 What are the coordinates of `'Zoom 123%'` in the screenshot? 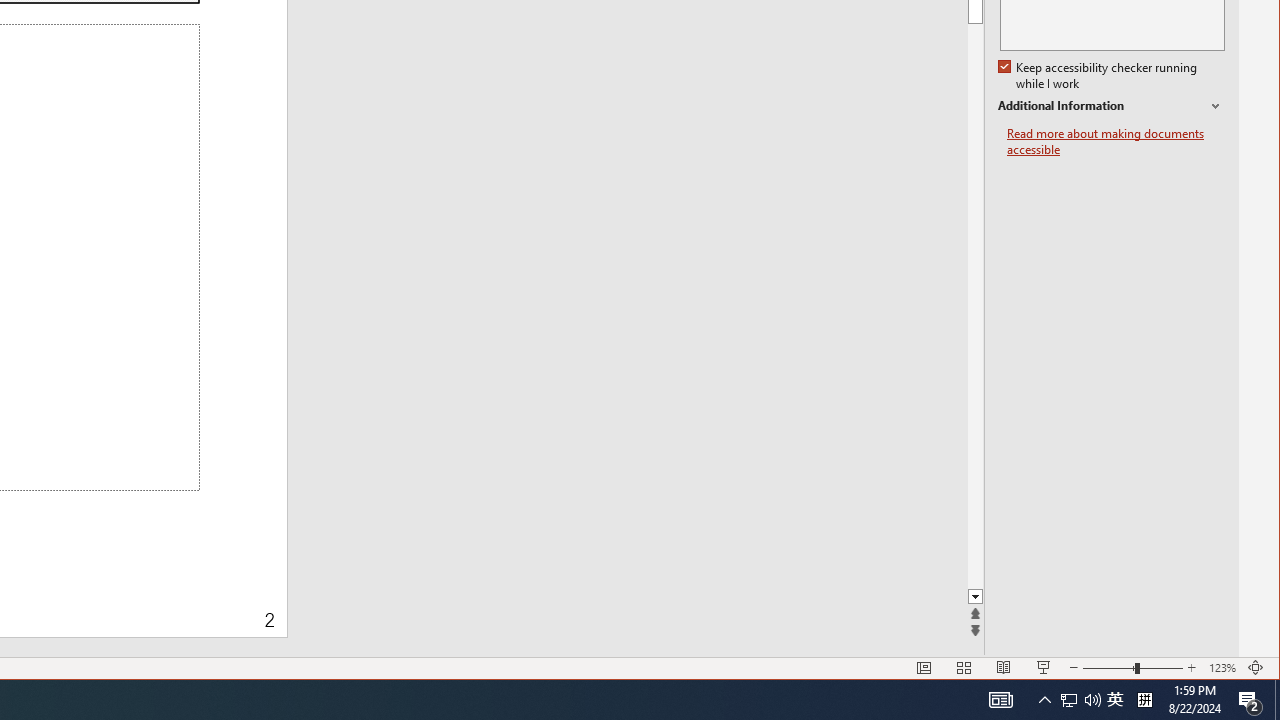 It's located at (1221, 668).